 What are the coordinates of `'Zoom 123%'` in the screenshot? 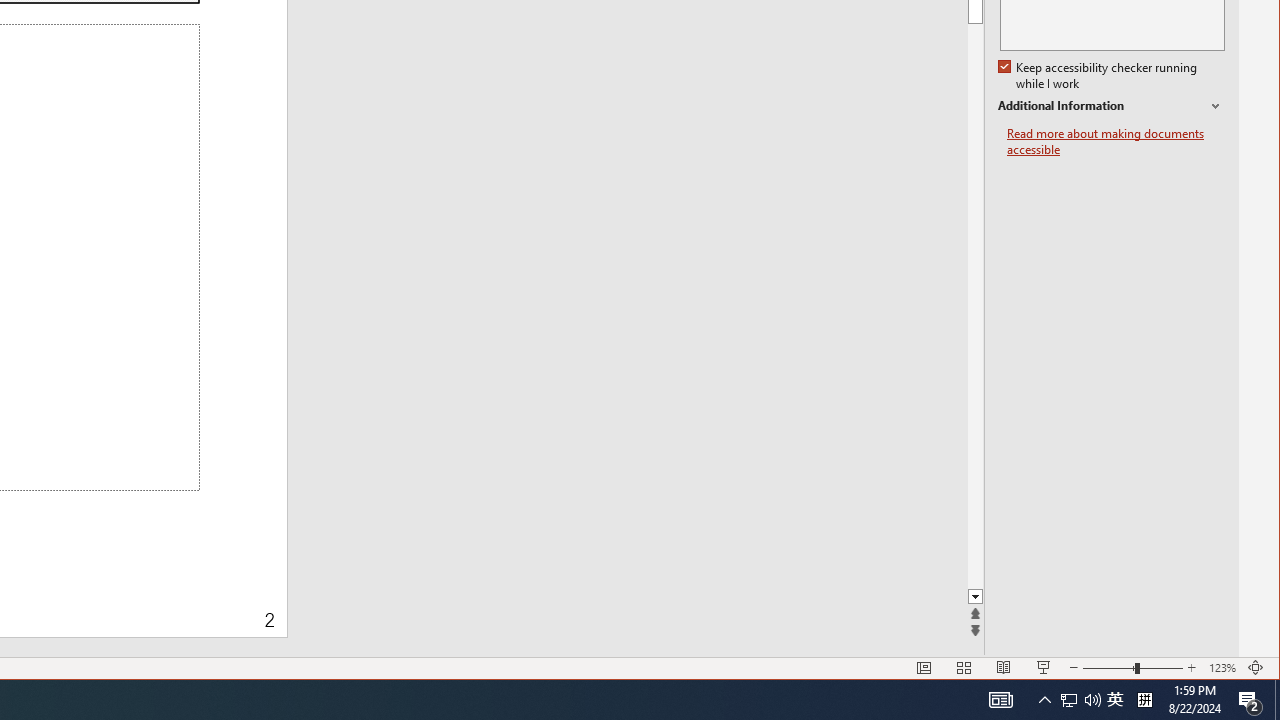 It's located at (1221, 668).